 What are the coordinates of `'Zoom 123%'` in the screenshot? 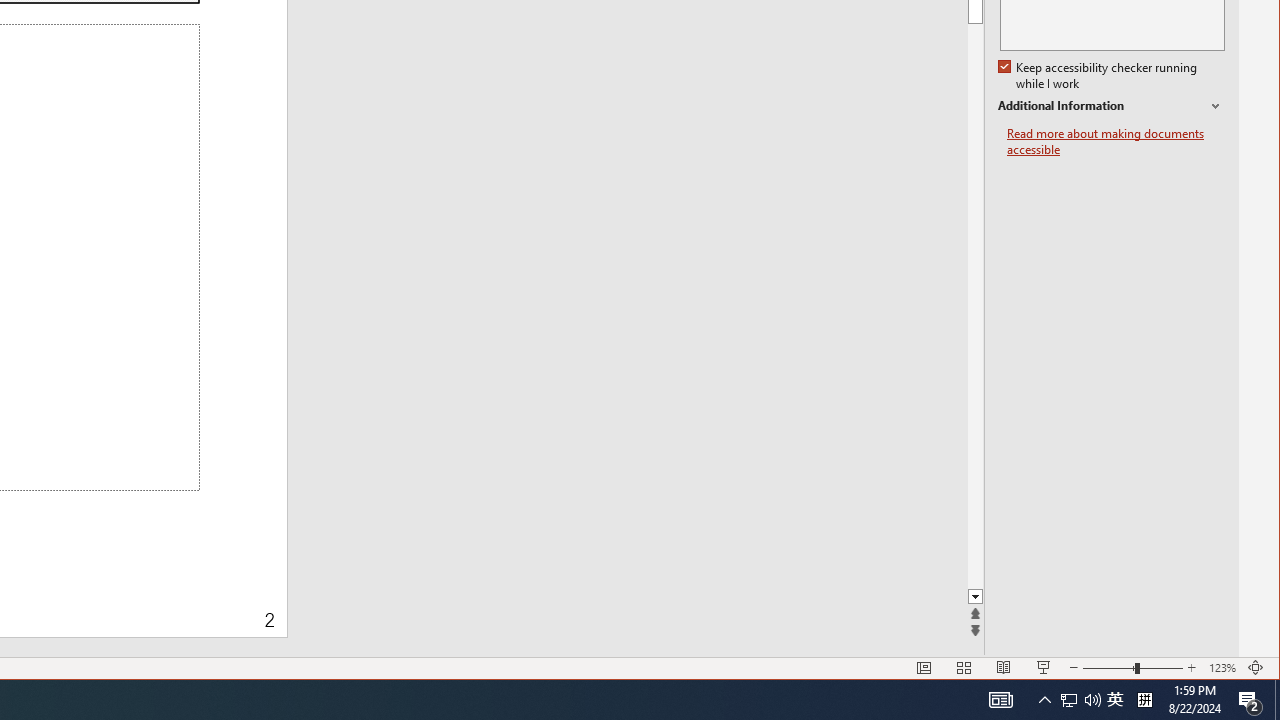 It's located at (1221, 668).